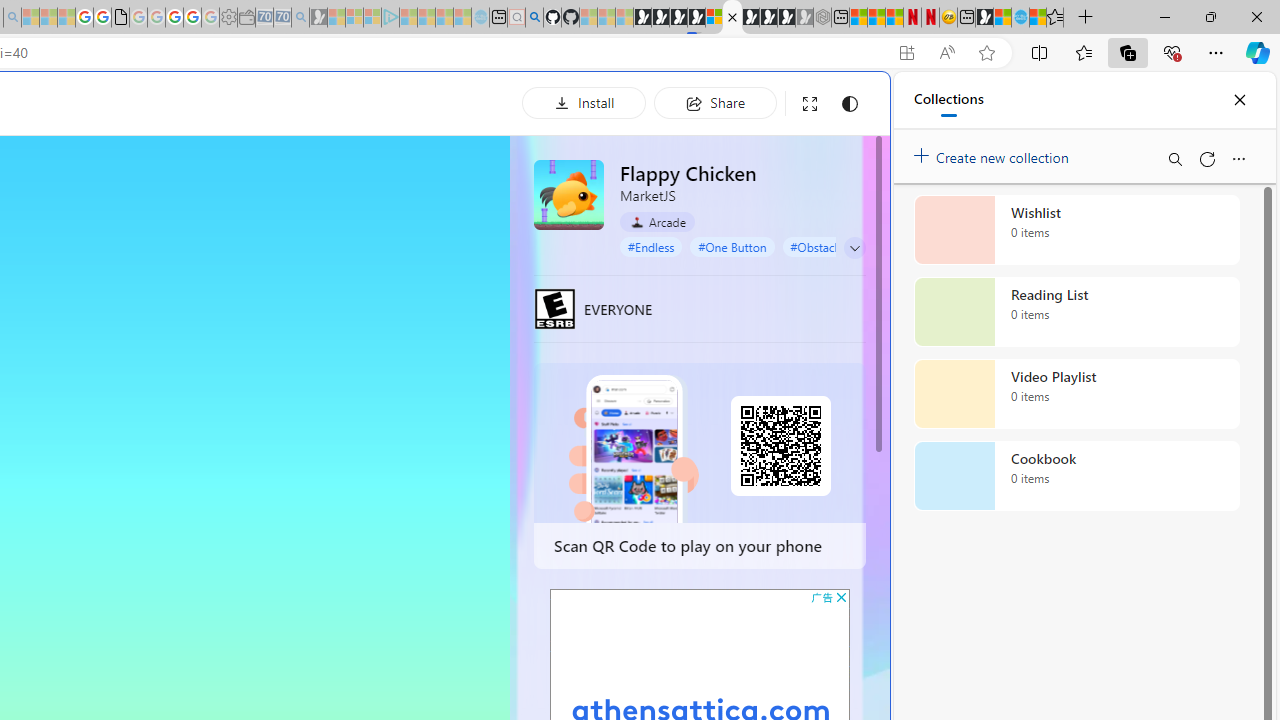 This screenshot has width=1280, height=720. Describe the element at coordinates (855, 247) in the screenshot. I see `'Class: control'` at that location.